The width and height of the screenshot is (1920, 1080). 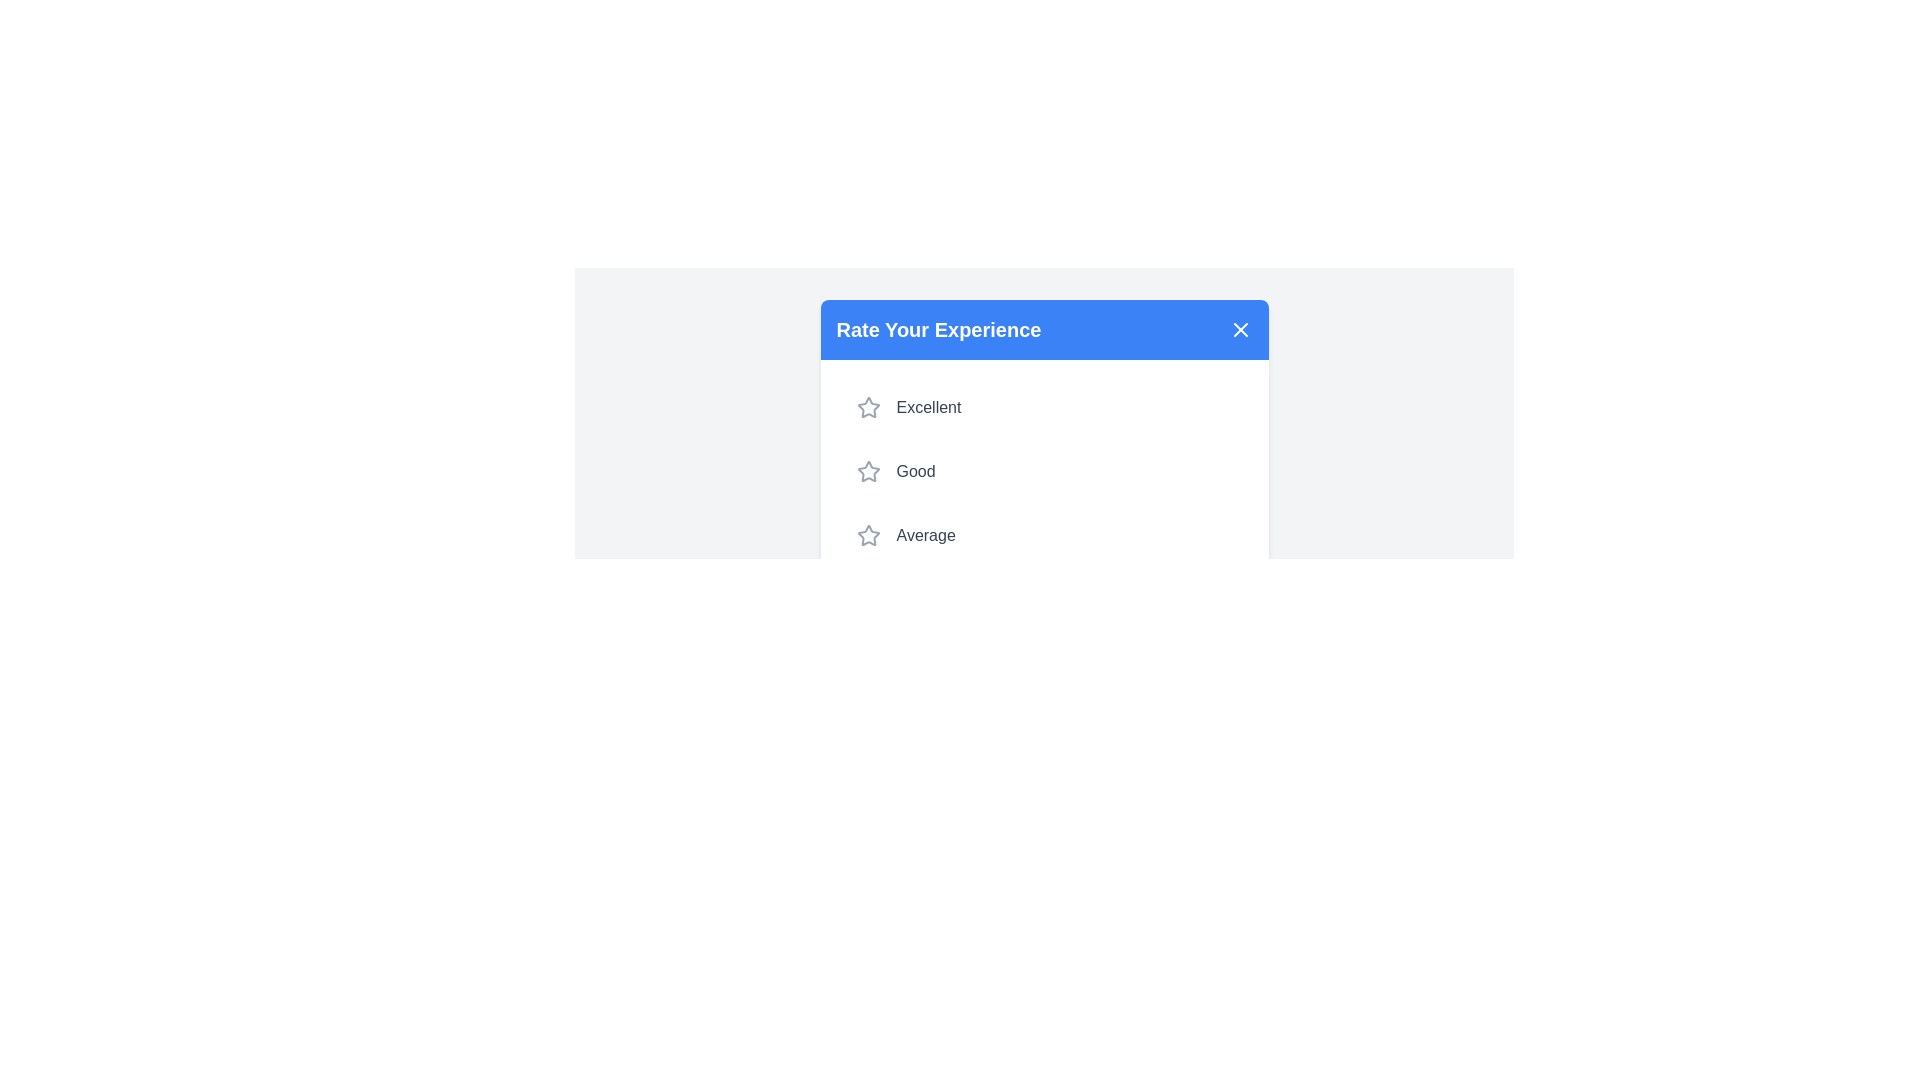 I want to click on the star corresponding to the desired rating 1, so click(x=868, y=407).